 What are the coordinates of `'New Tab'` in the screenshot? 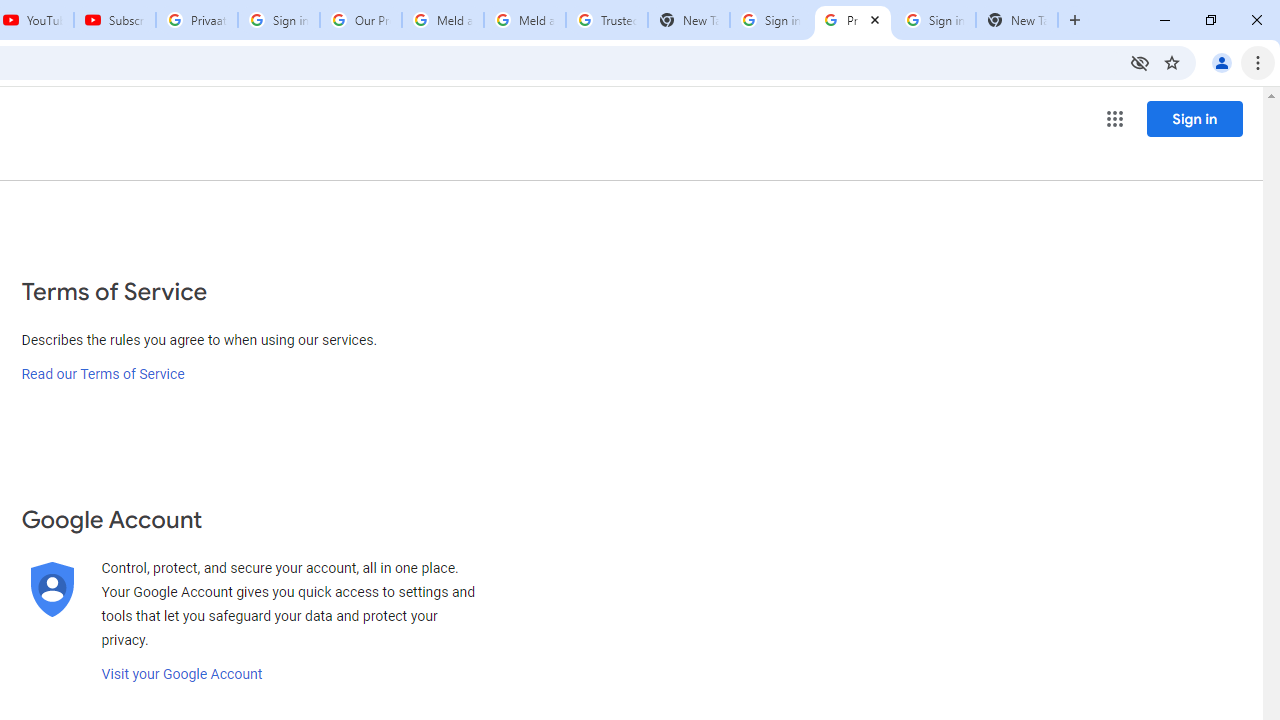 It's located at (1016, 20).